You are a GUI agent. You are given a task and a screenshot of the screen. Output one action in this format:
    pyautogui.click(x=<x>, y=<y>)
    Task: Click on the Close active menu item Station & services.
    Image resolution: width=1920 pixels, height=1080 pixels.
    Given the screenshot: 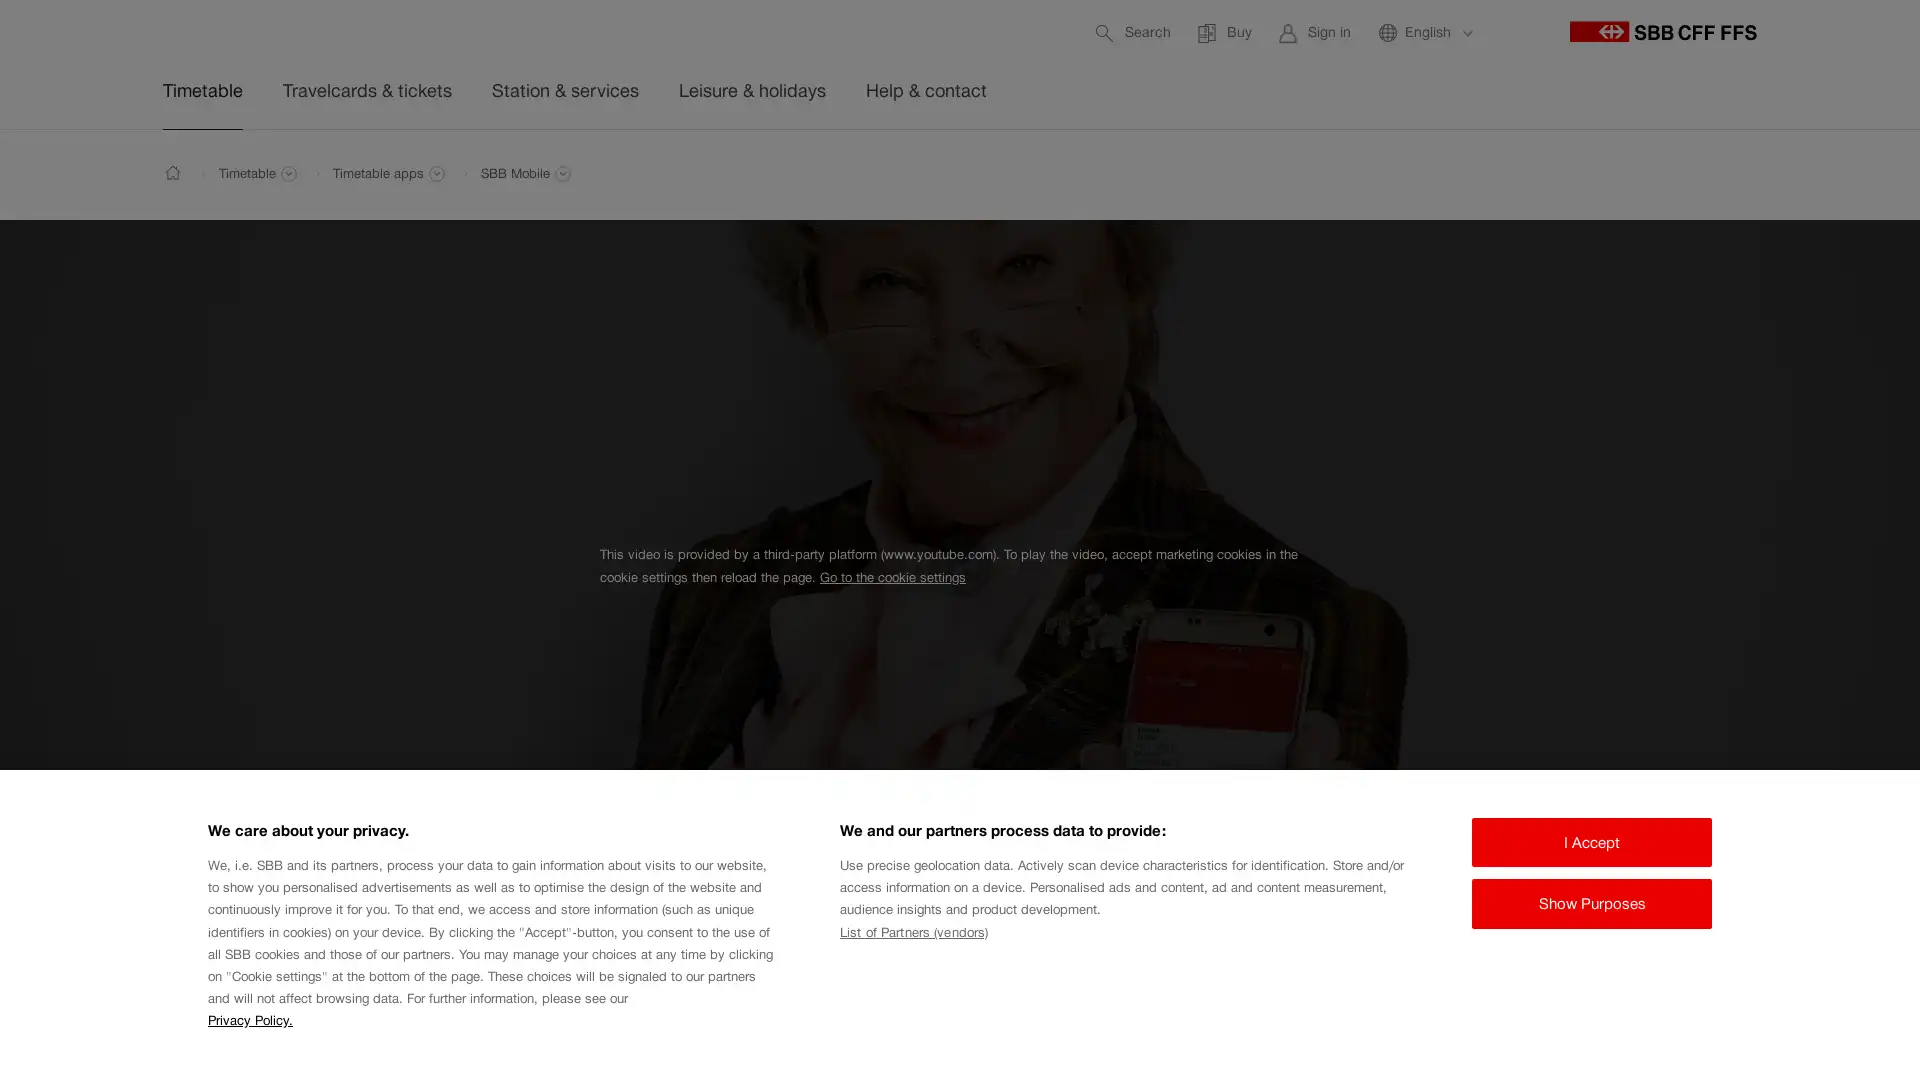 What is the action you would take?
    pyautogui.click(x=1780, y=176)
    